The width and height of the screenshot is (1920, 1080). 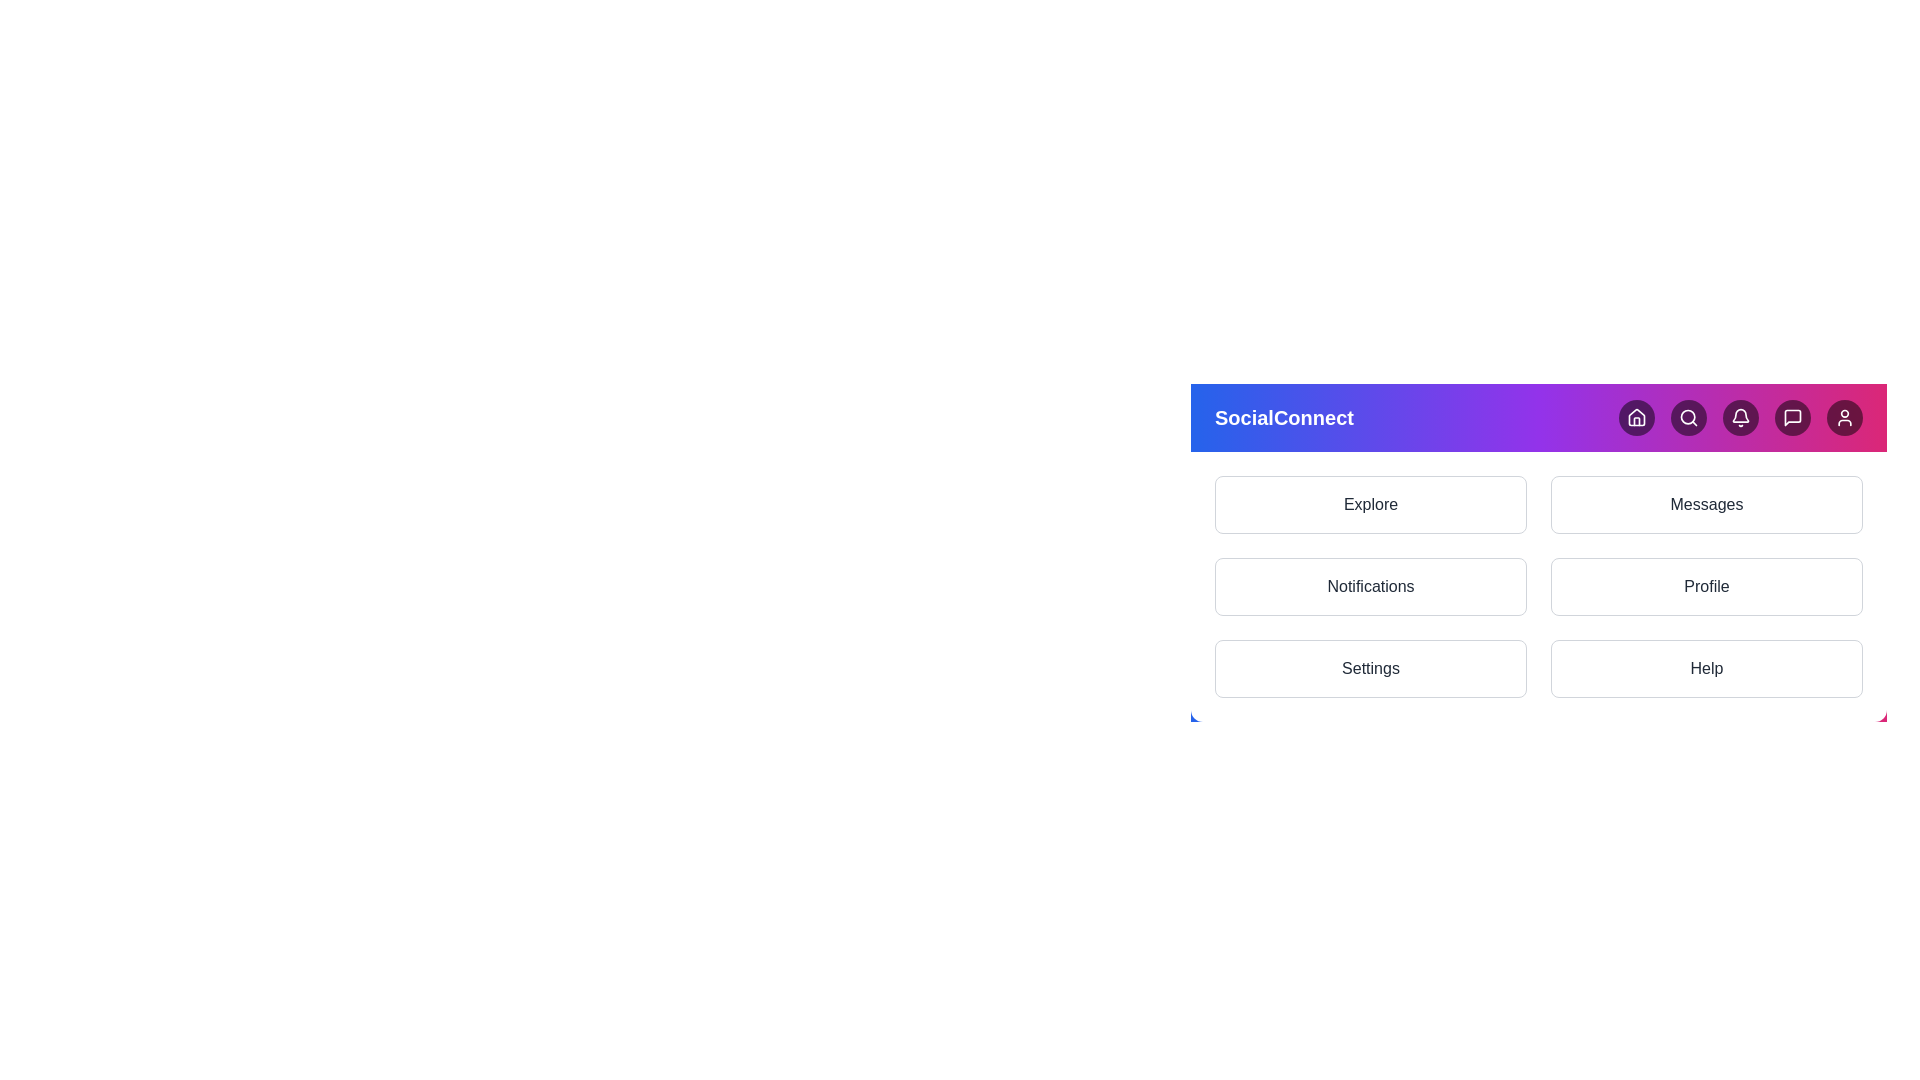 I want to click on the button with the icon MessageSquare to observe the hover effect, so click(x=1793, y=416).